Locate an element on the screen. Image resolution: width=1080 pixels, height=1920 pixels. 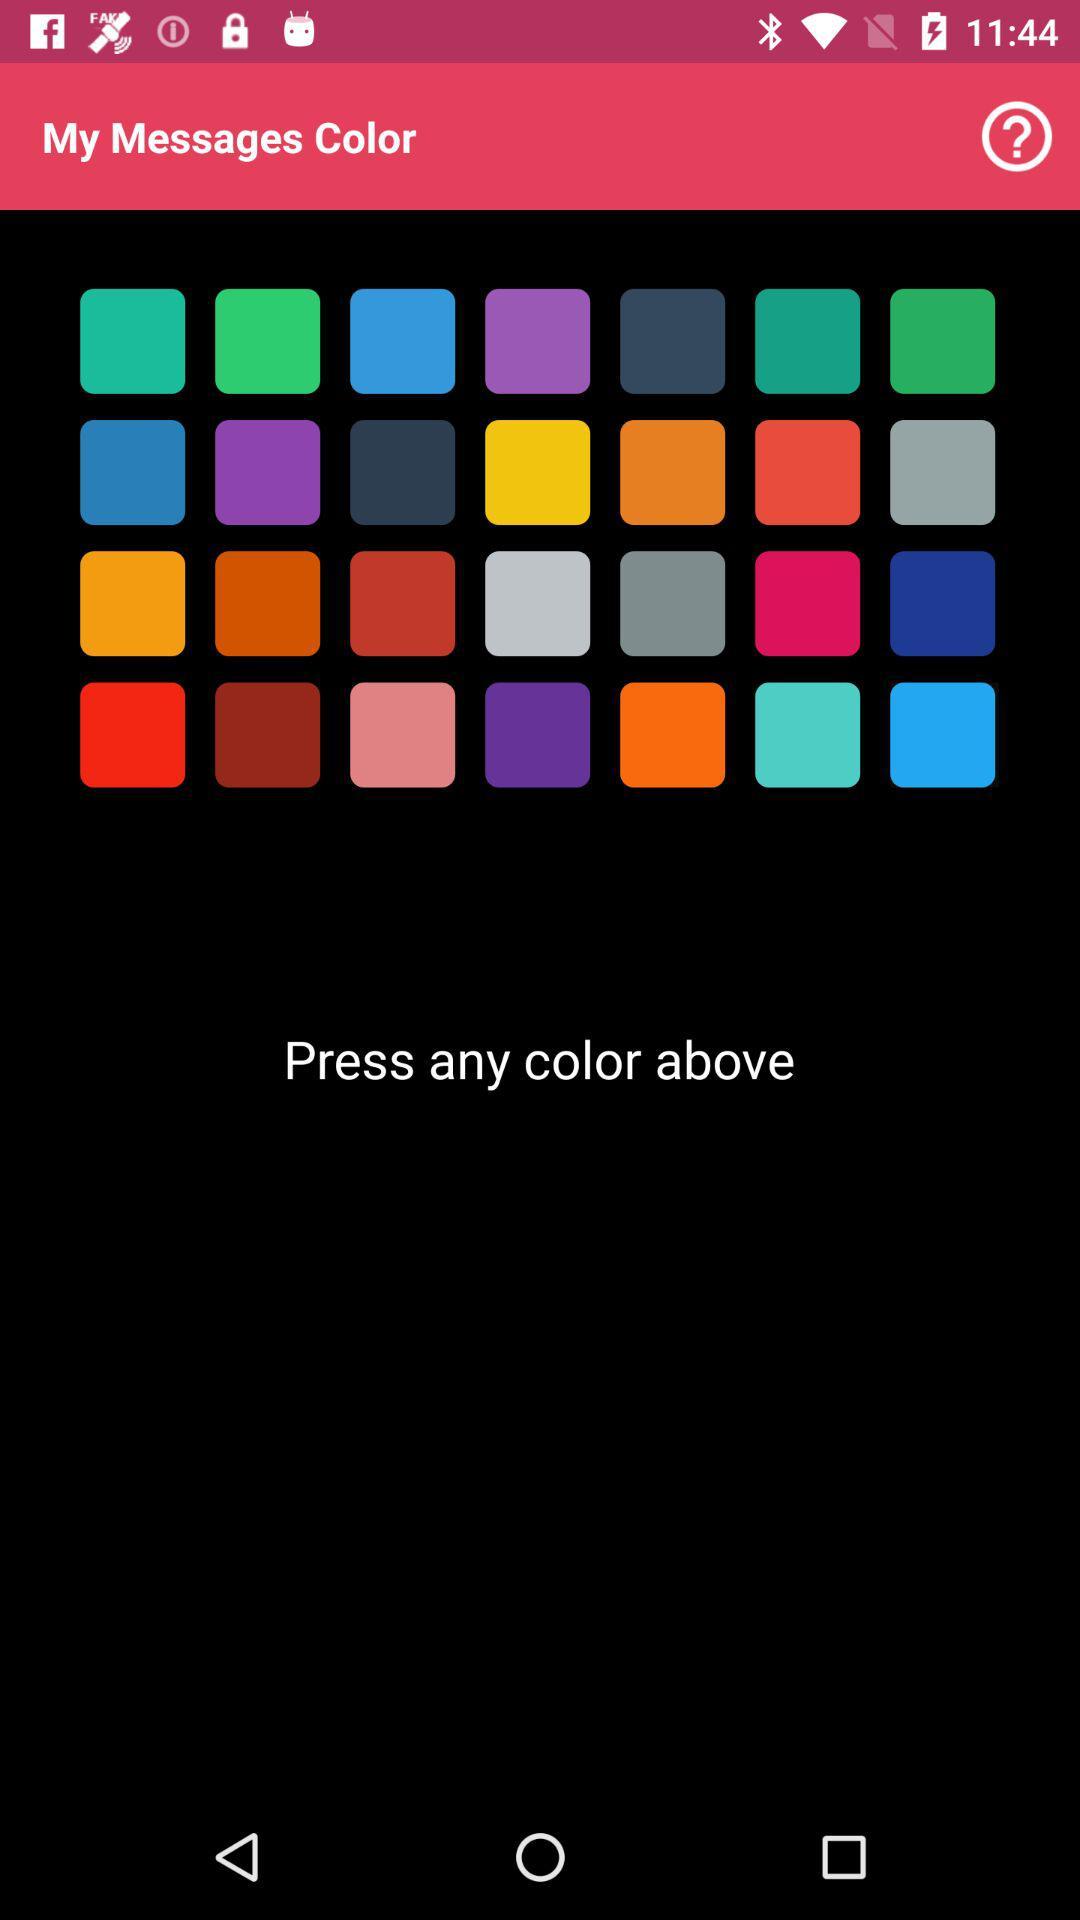
item next to my messages color item is located at coordinates (1017, 135).